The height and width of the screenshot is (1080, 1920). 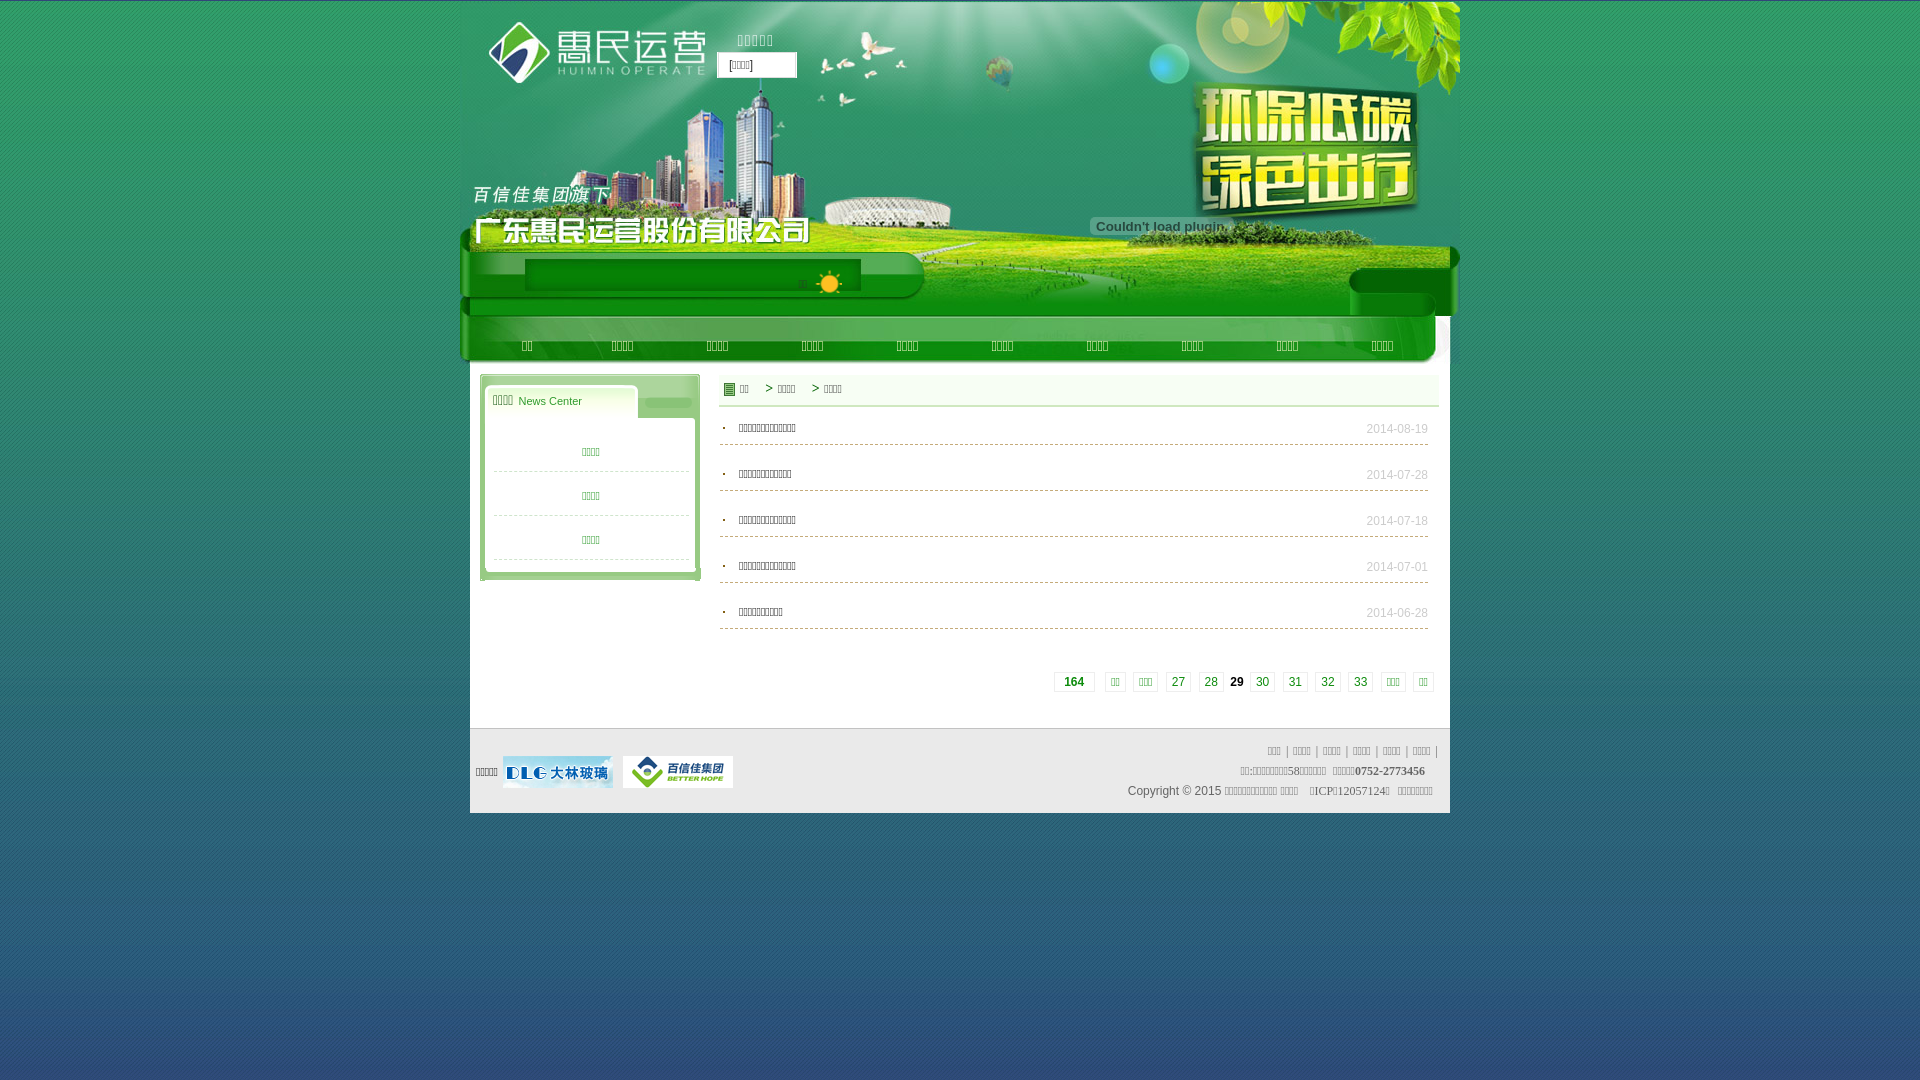 What do you see at coordinates (1295, 681) in the screenshot?
I see `'31'` at bounding box center [1295, 681].